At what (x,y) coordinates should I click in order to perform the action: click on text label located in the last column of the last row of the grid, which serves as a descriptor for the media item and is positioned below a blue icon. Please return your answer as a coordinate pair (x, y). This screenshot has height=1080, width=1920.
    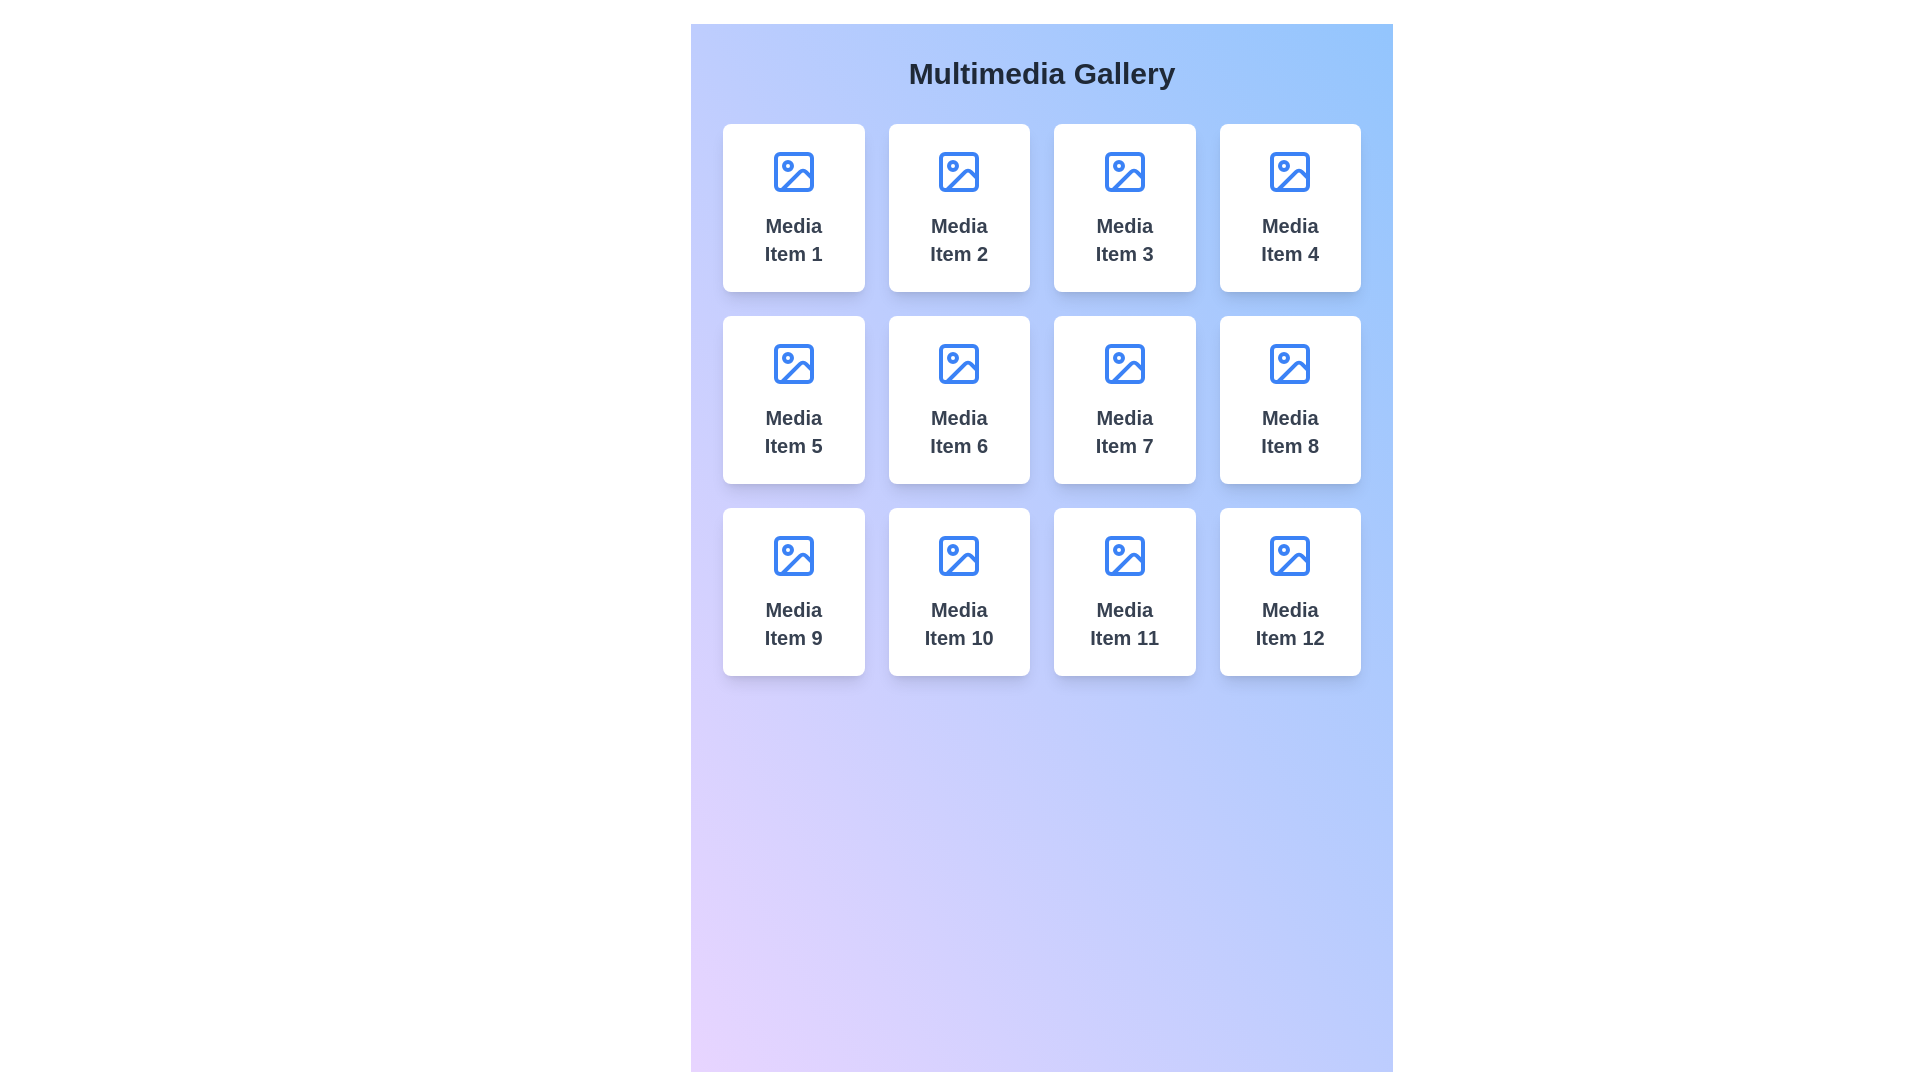
    Looking at the image, I should click on (1290, 623).